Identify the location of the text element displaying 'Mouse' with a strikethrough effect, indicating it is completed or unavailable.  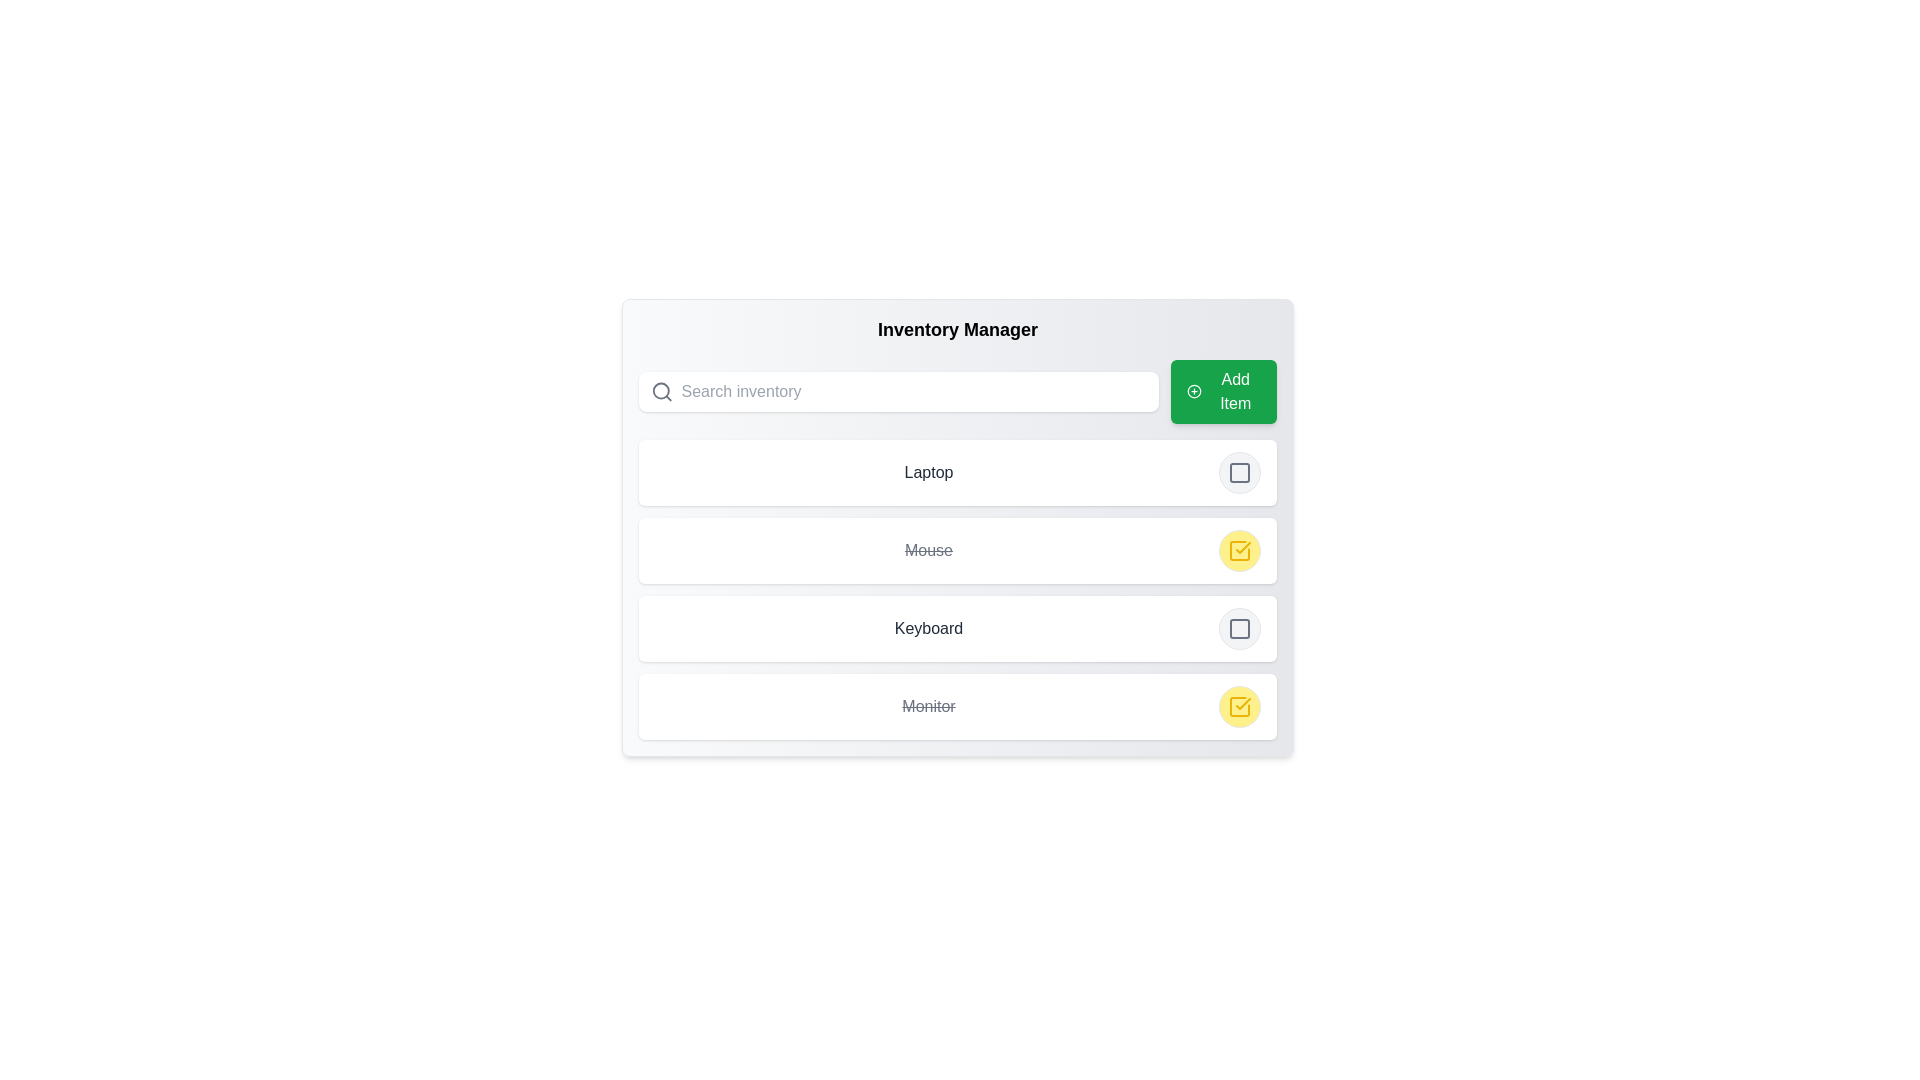
(928, 551).